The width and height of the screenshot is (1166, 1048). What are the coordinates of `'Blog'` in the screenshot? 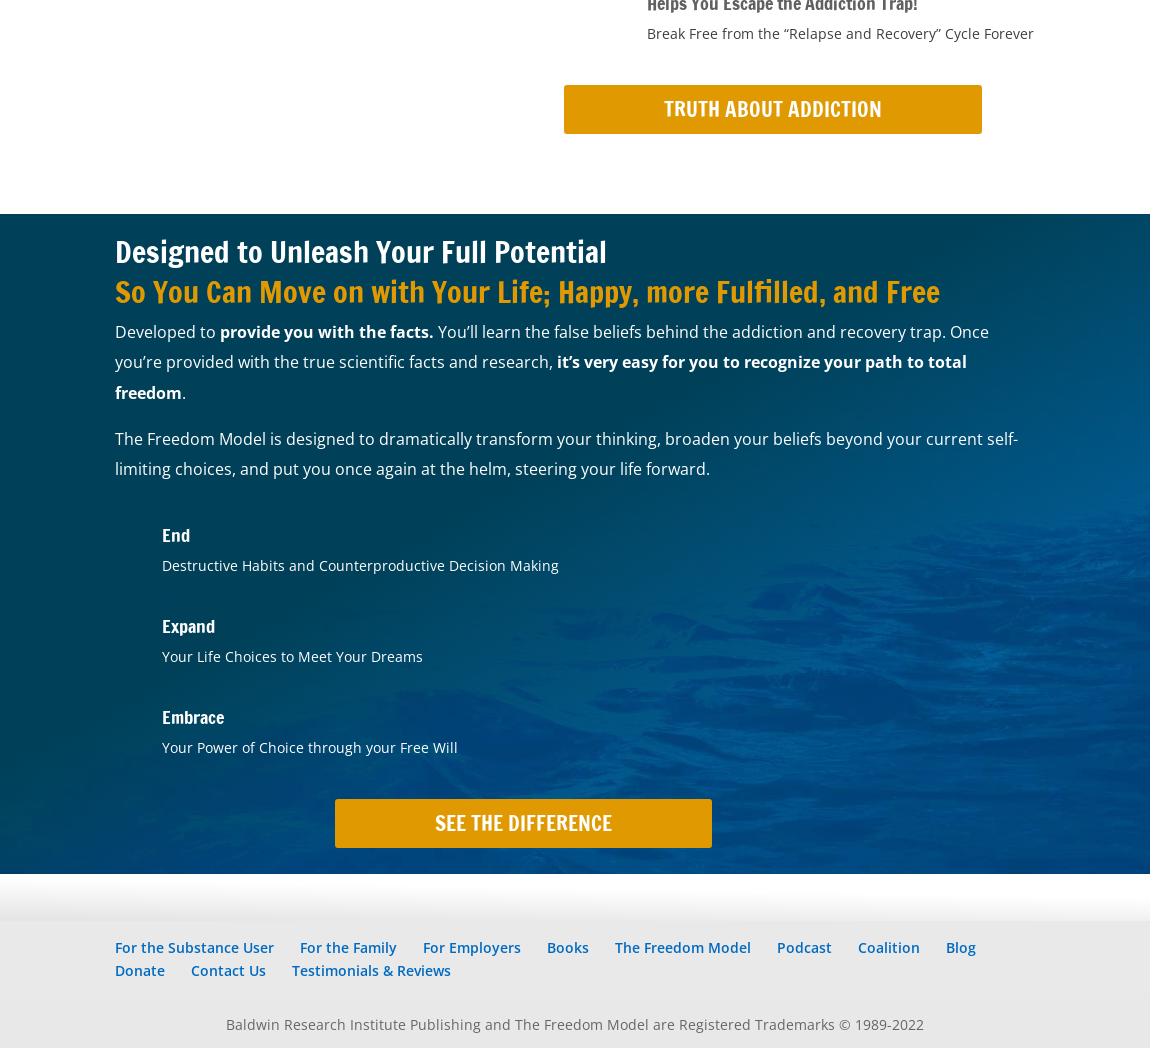 It's located at (961, 946).